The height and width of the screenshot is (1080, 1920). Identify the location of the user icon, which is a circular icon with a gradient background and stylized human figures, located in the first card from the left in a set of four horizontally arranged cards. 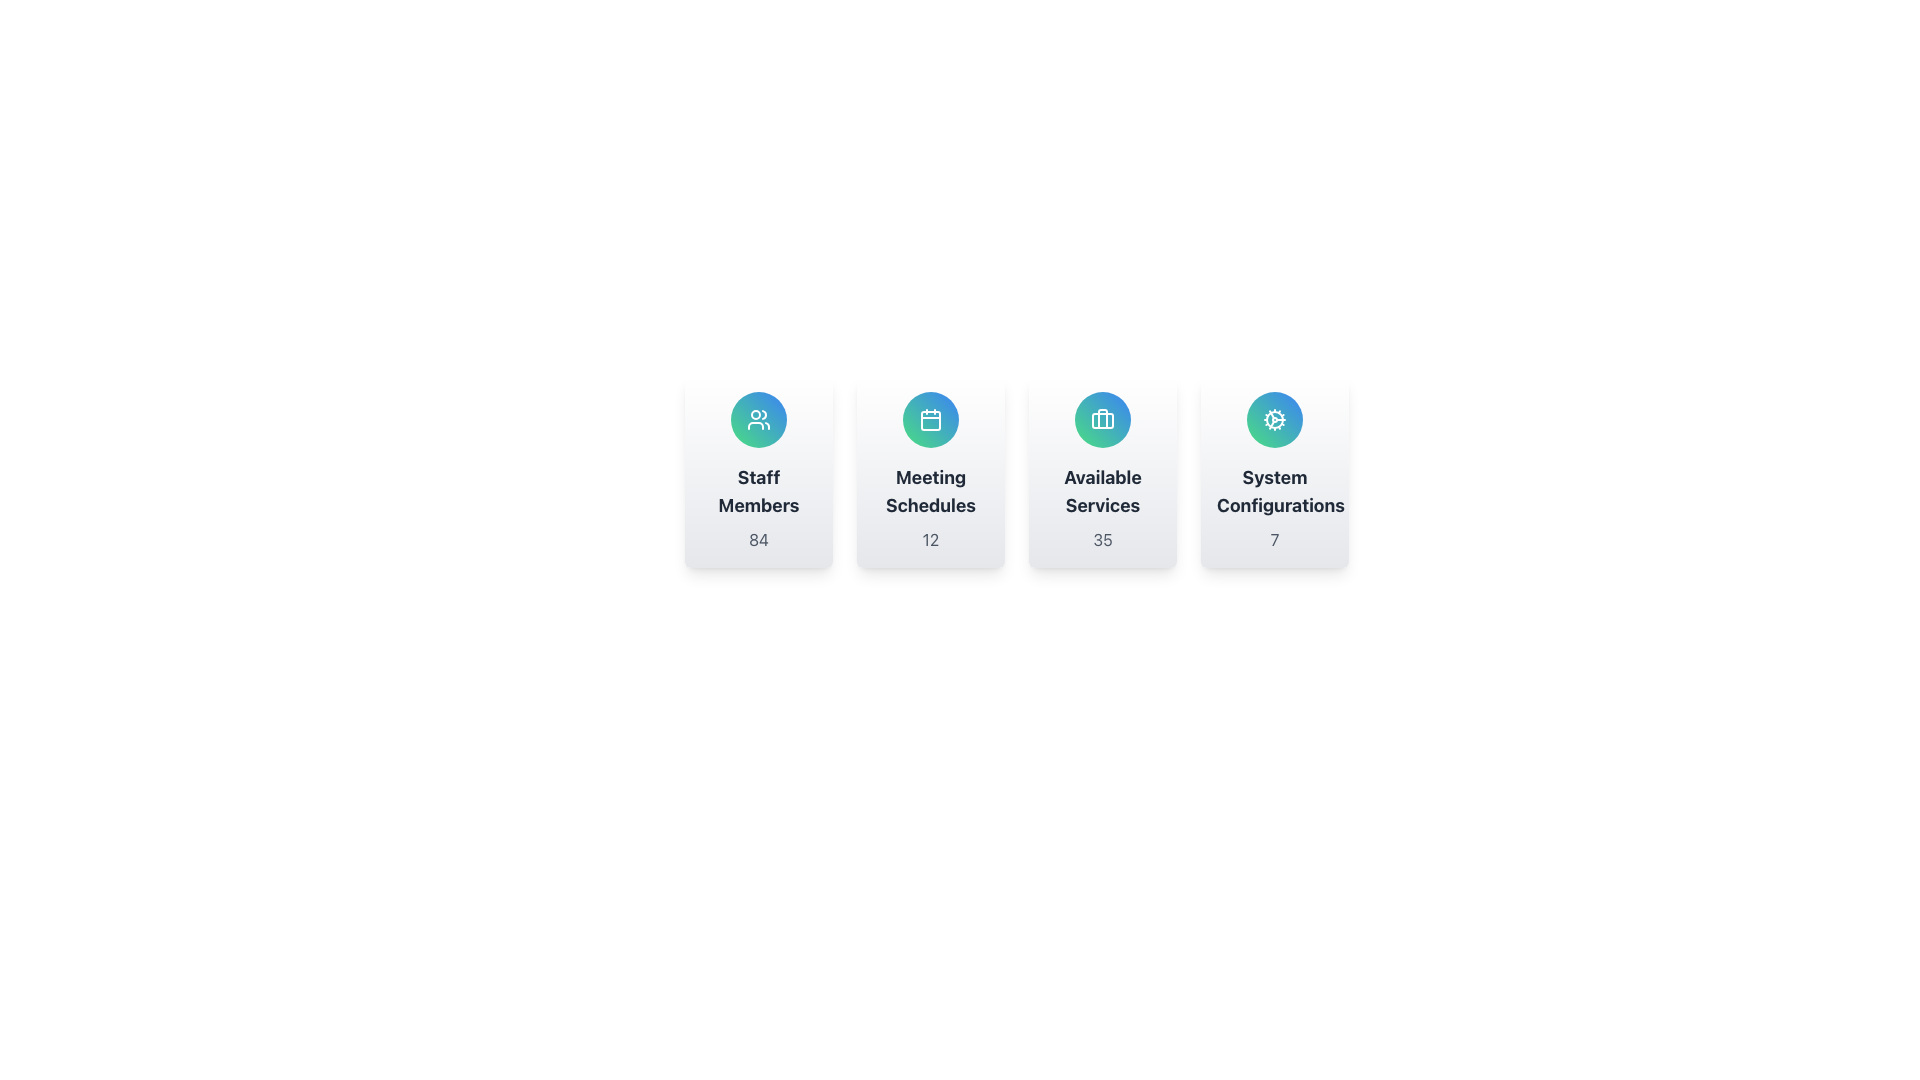
(757, 419).